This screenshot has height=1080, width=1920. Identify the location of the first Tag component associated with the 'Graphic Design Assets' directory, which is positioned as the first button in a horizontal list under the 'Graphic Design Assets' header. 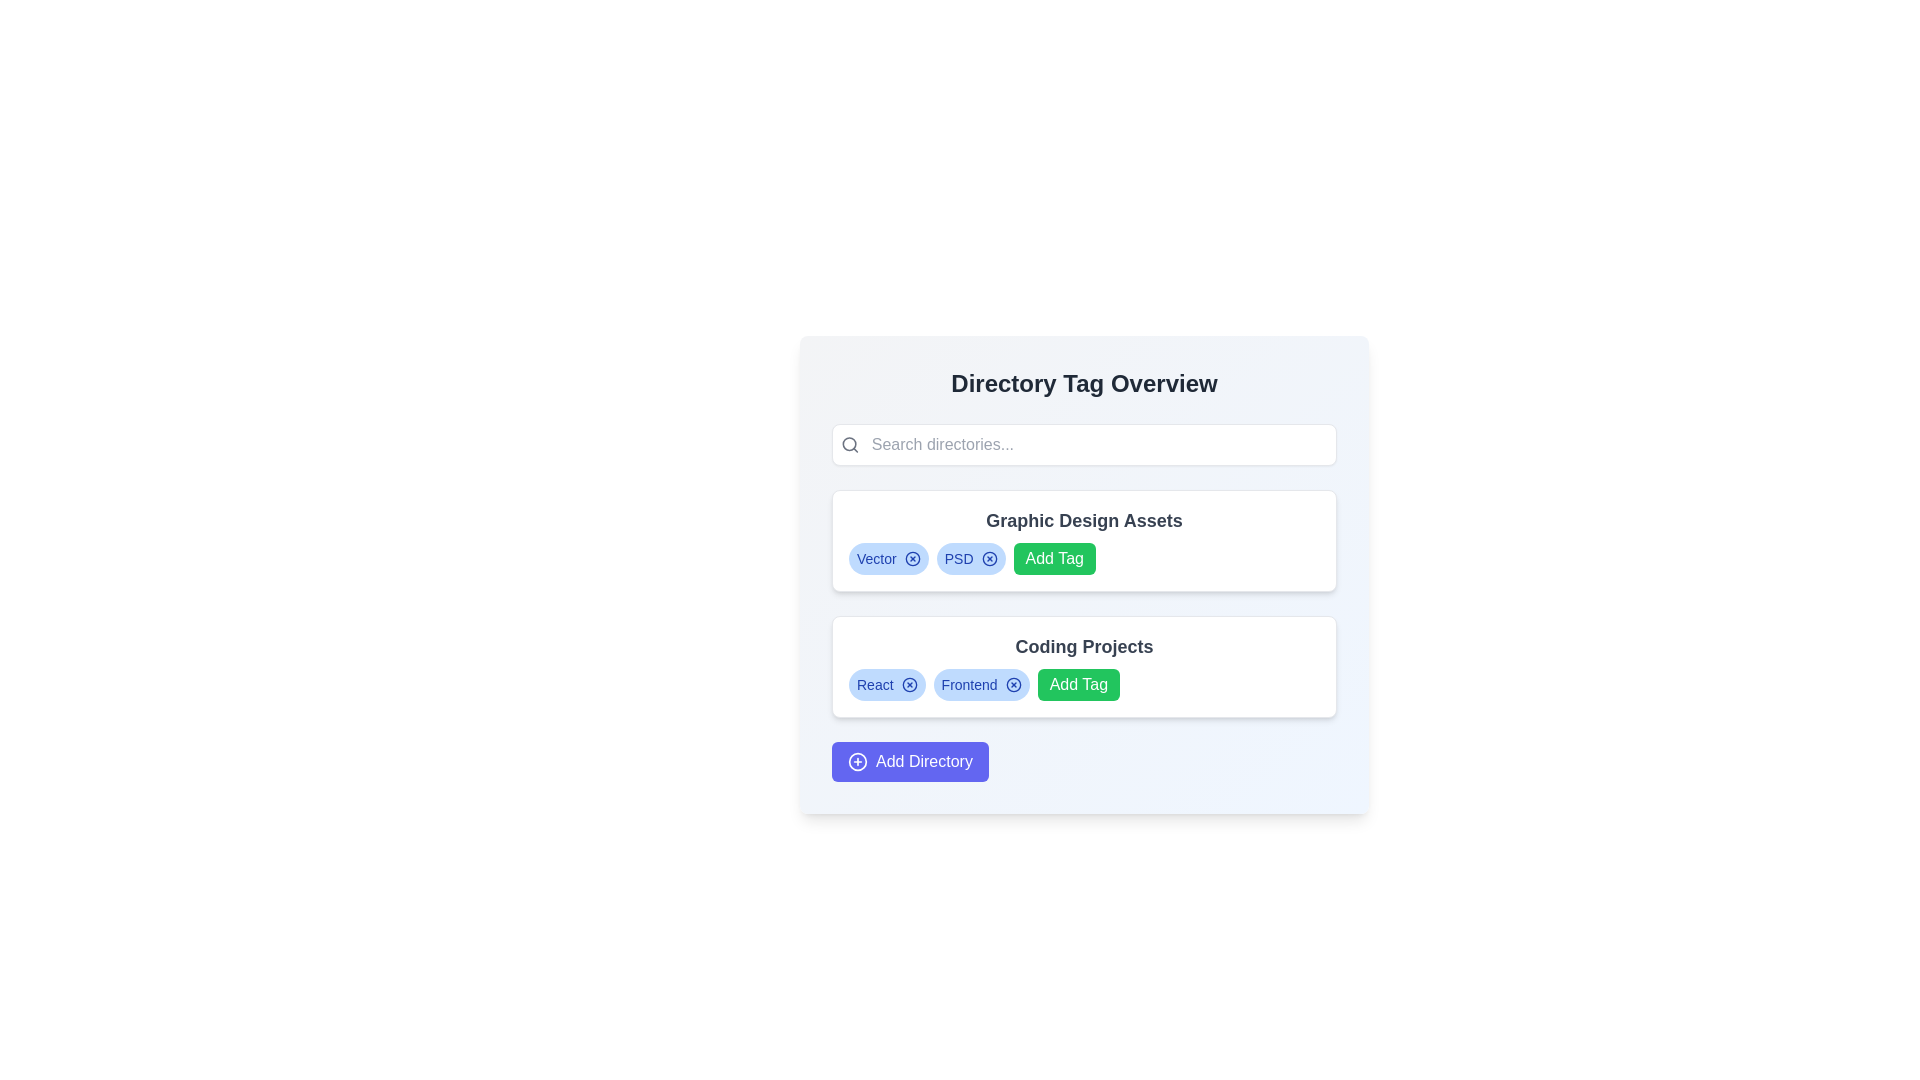
(887, 559).